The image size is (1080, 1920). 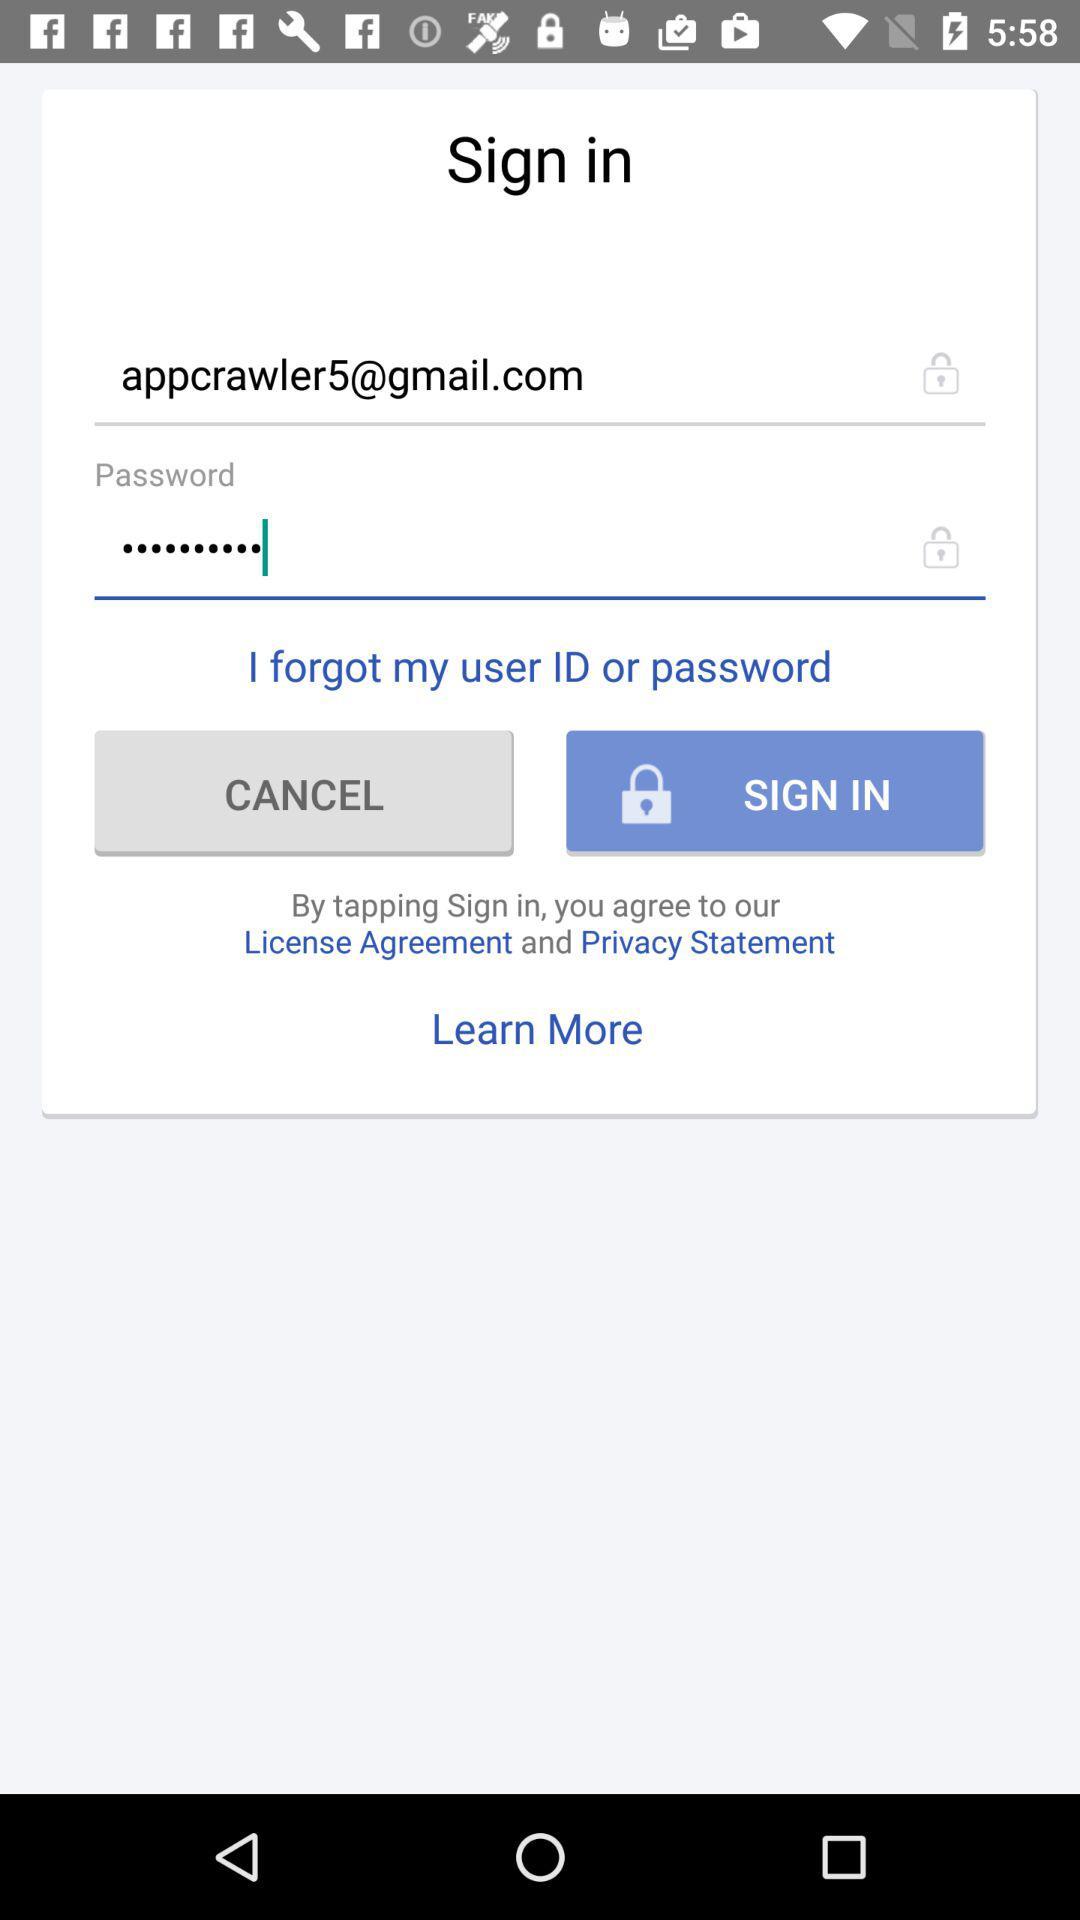 What do you see at coordinates (304, 792) in the screenshot?
I see `the icon next to the sign in item` at bounding box center [304, 792].